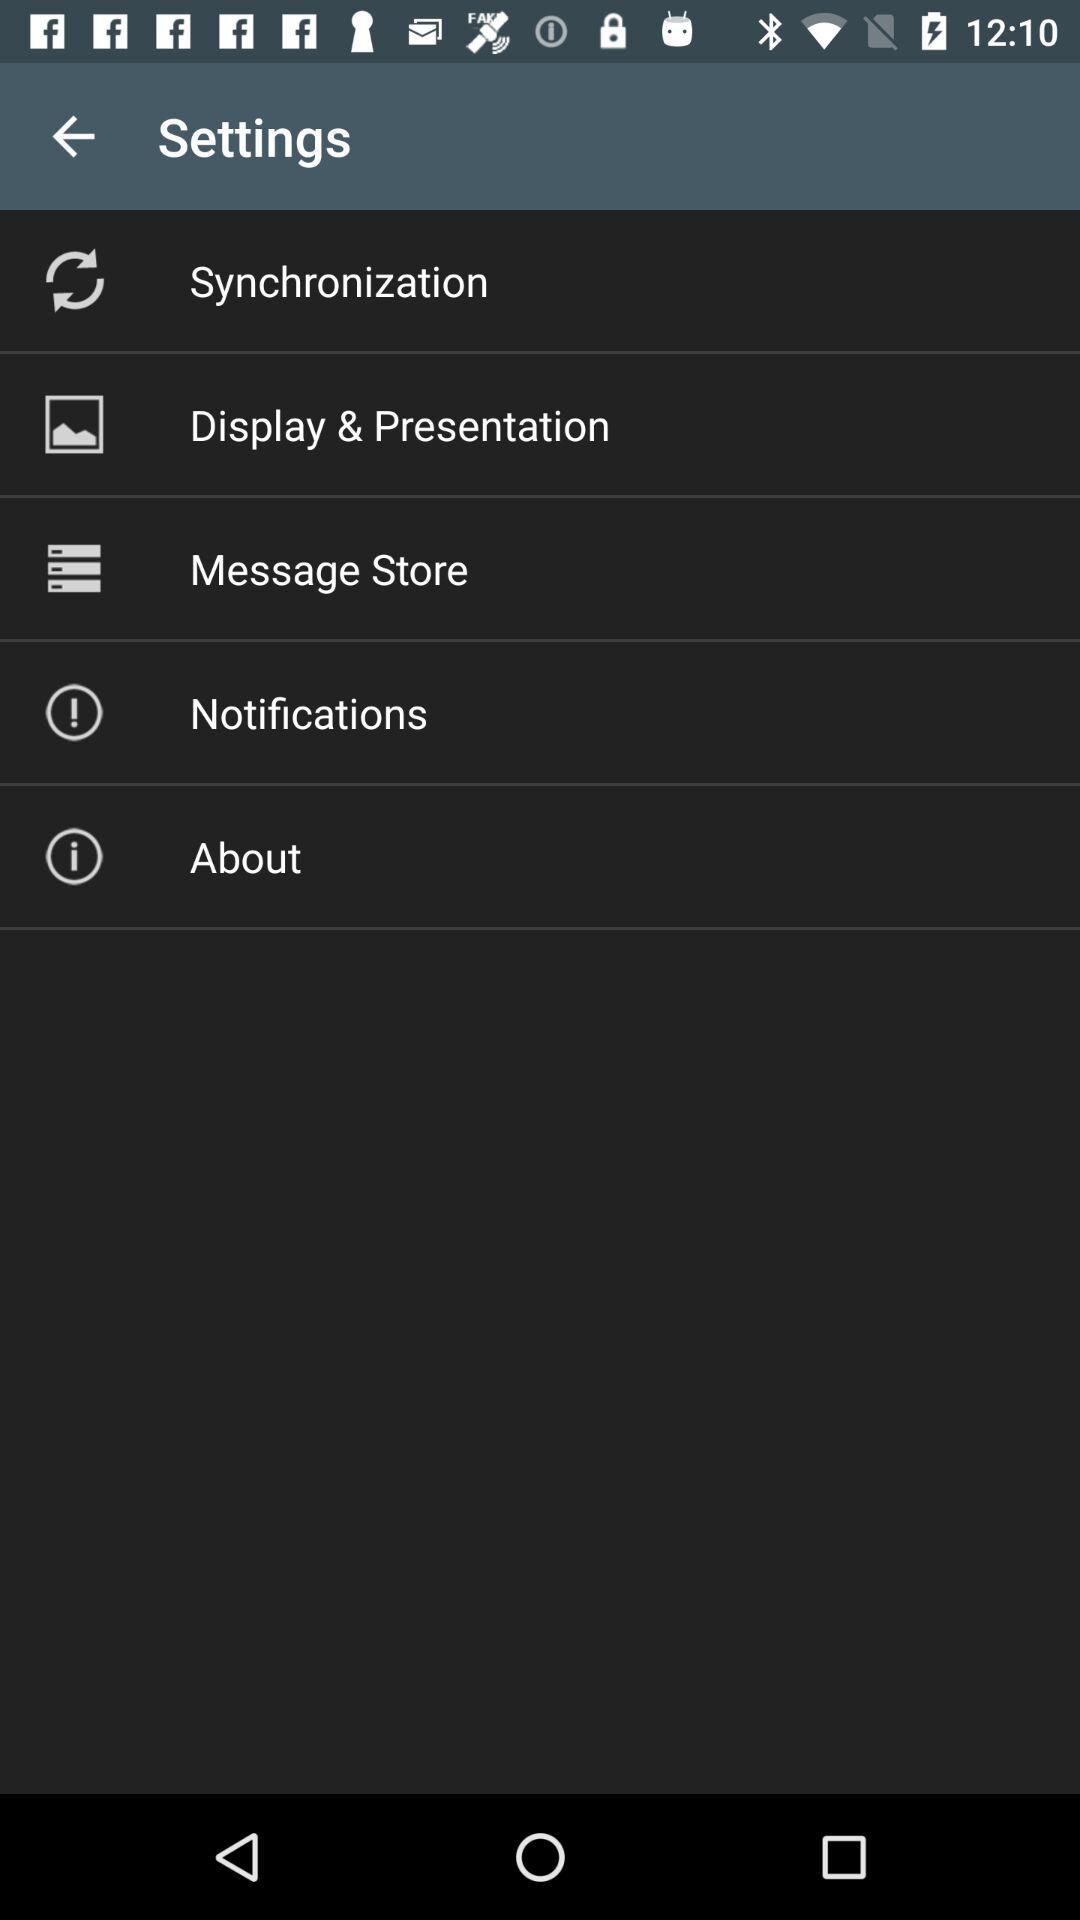  What do you see at coordinates (400, 423) in the screenshot?
I see `the icon above the message store item` at bounding box center [400, 423].